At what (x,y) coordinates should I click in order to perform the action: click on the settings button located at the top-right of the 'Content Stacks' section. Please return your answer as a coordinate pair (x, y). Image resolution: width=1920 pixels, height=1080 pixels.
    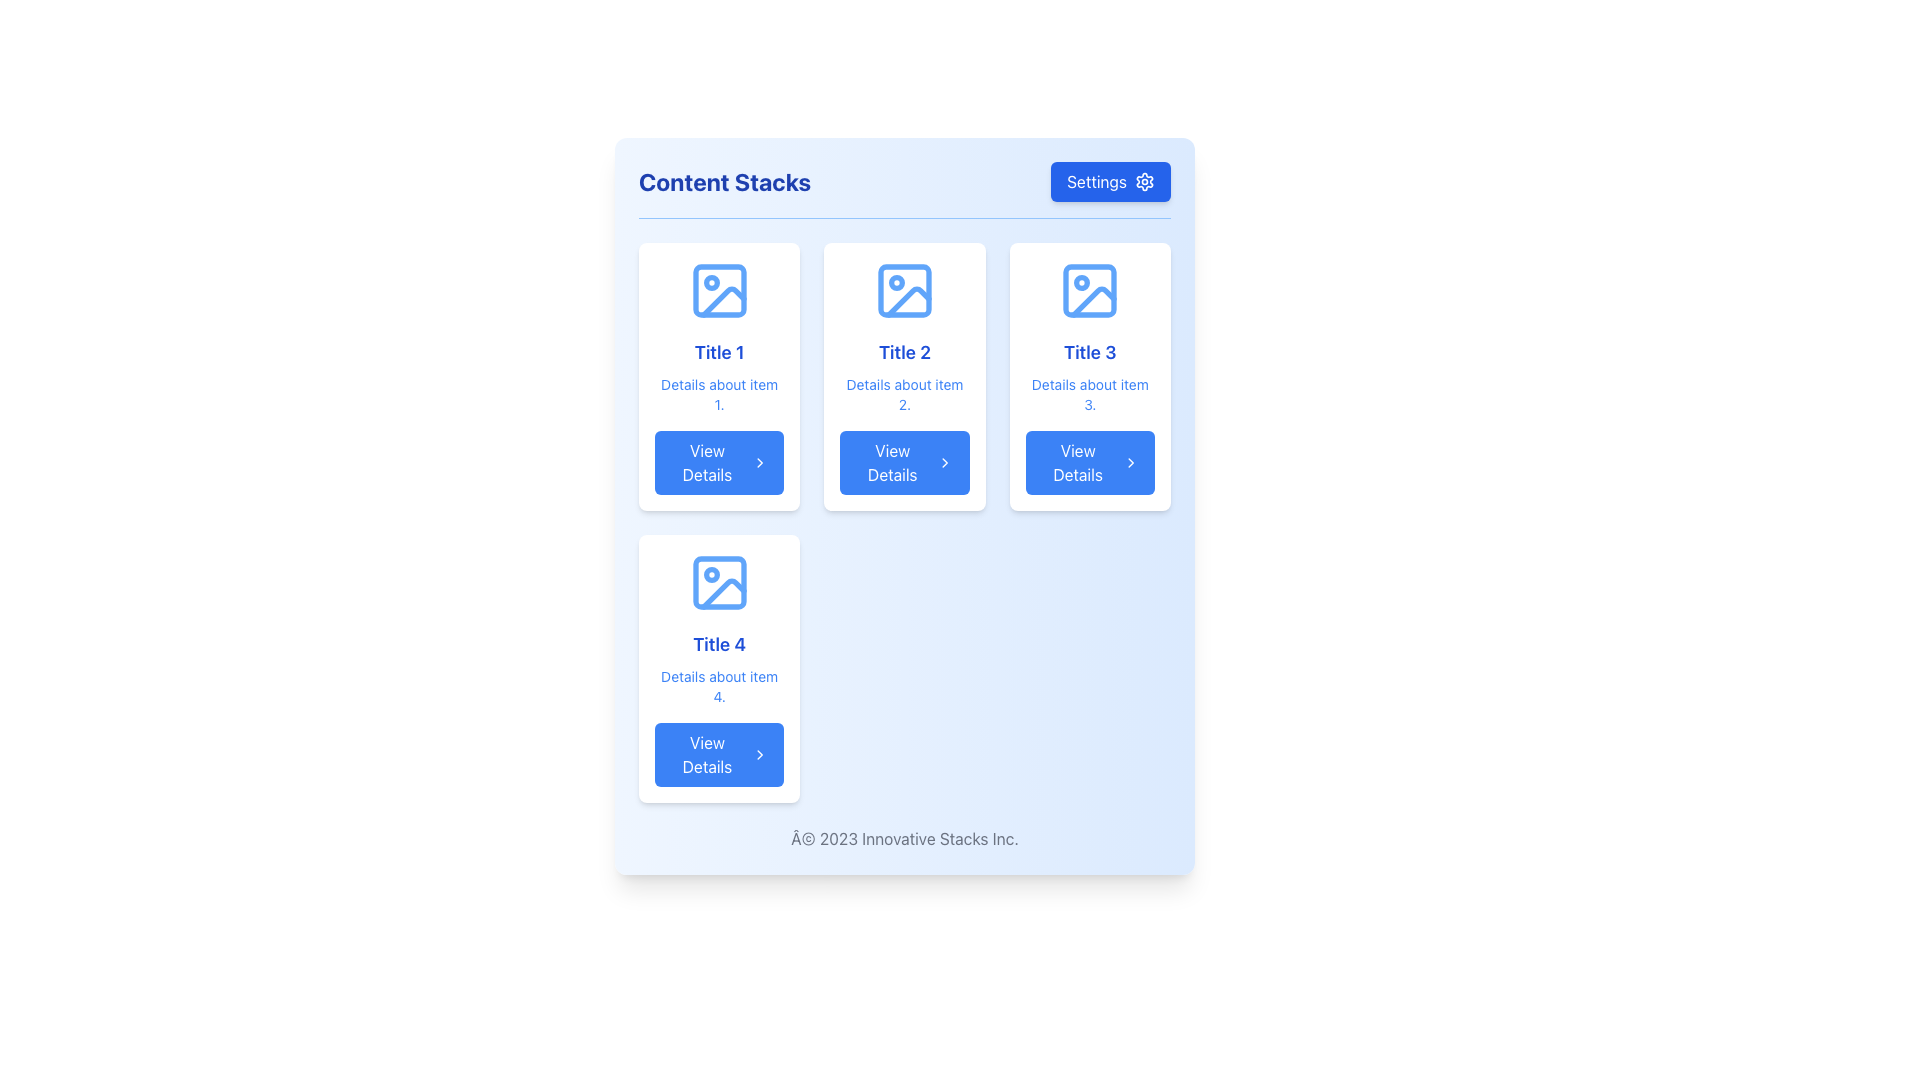
    Looking at the image, I should click on (1110, 181).